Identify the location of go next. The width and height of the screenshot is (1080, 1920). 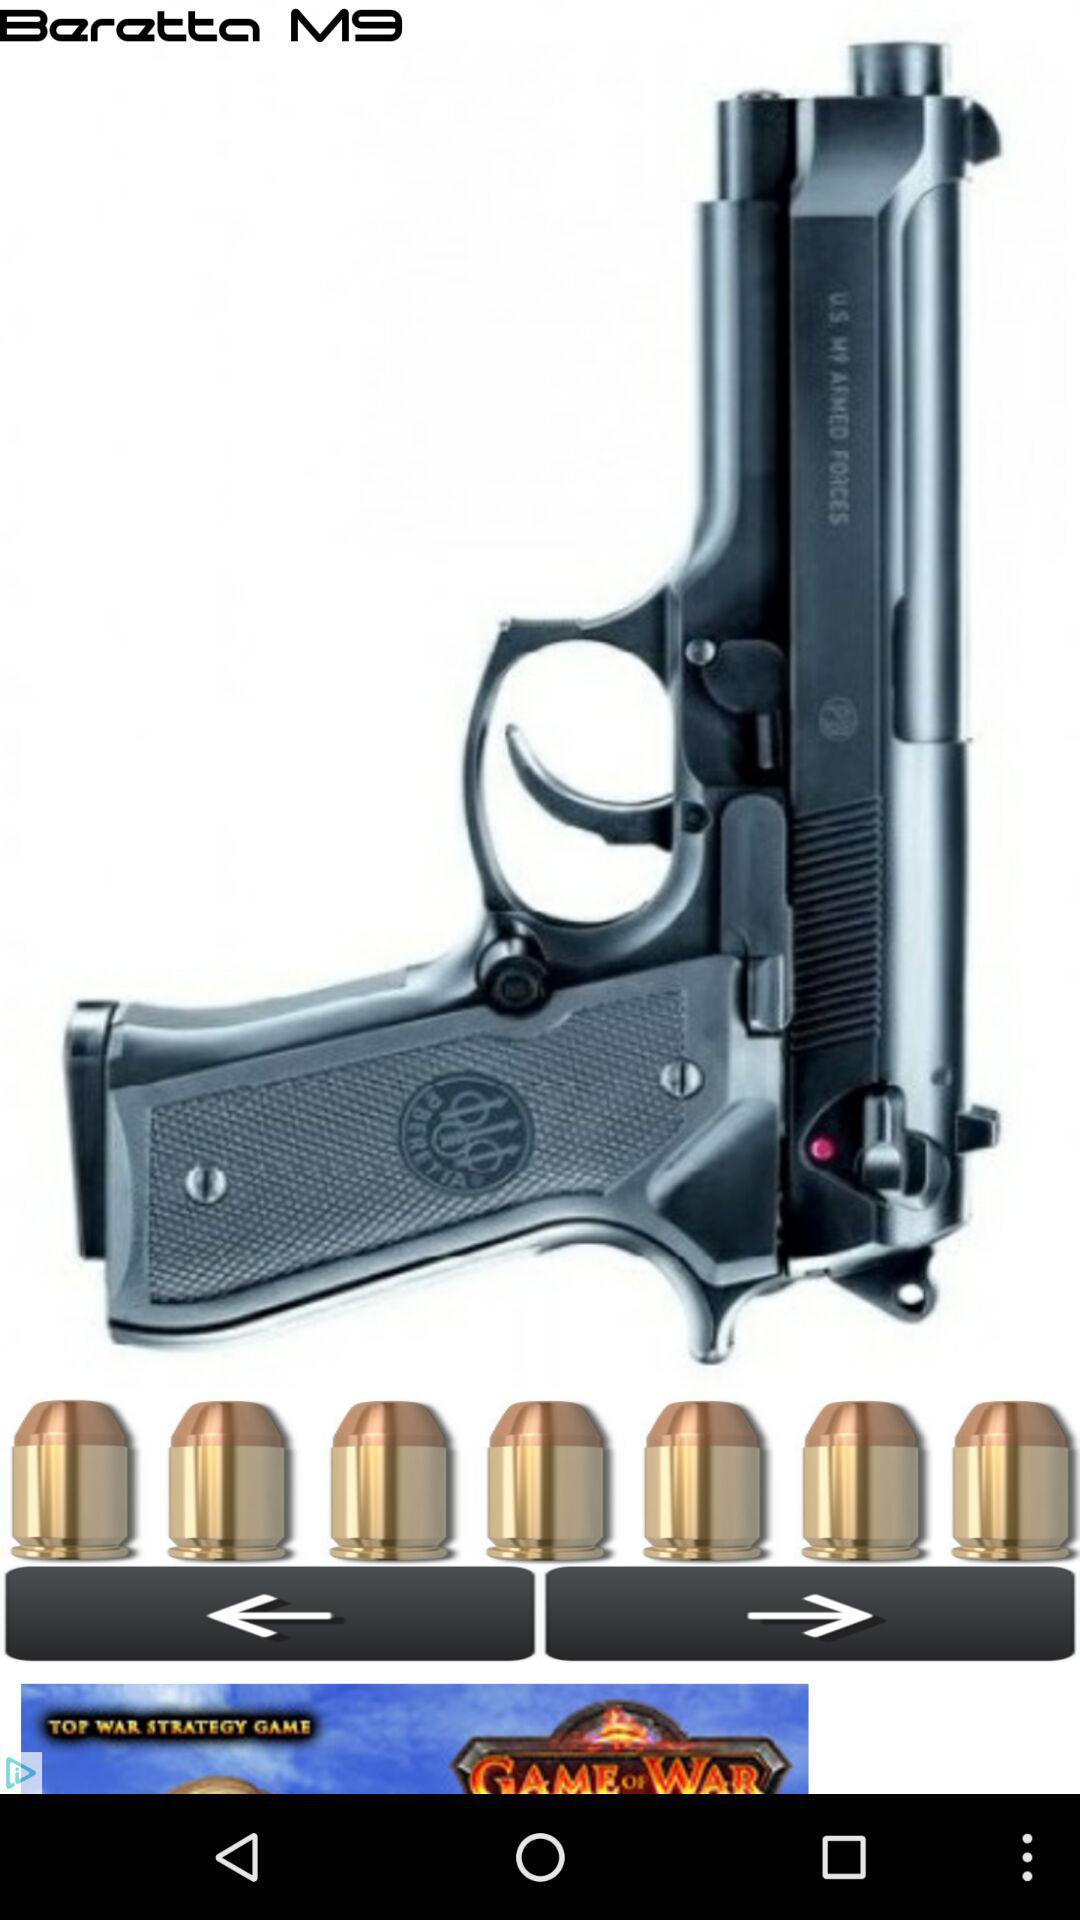
(810, 1613).